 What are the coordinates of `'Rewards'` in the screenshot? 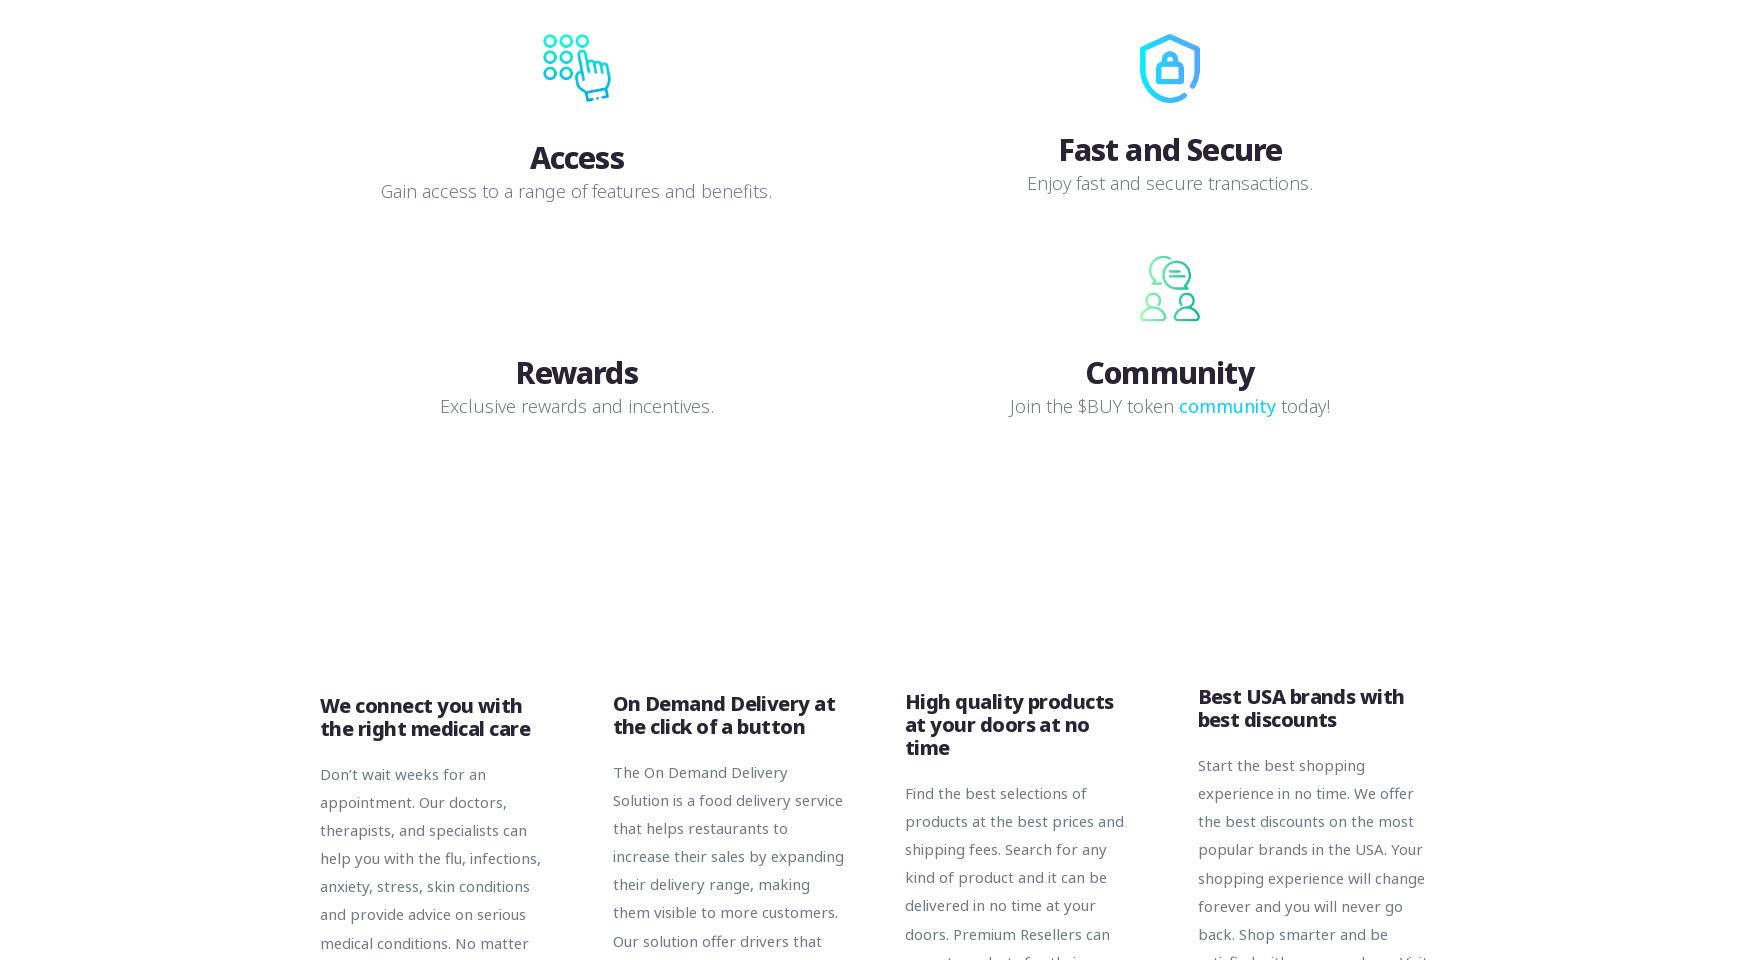 It's located at (575, 370).